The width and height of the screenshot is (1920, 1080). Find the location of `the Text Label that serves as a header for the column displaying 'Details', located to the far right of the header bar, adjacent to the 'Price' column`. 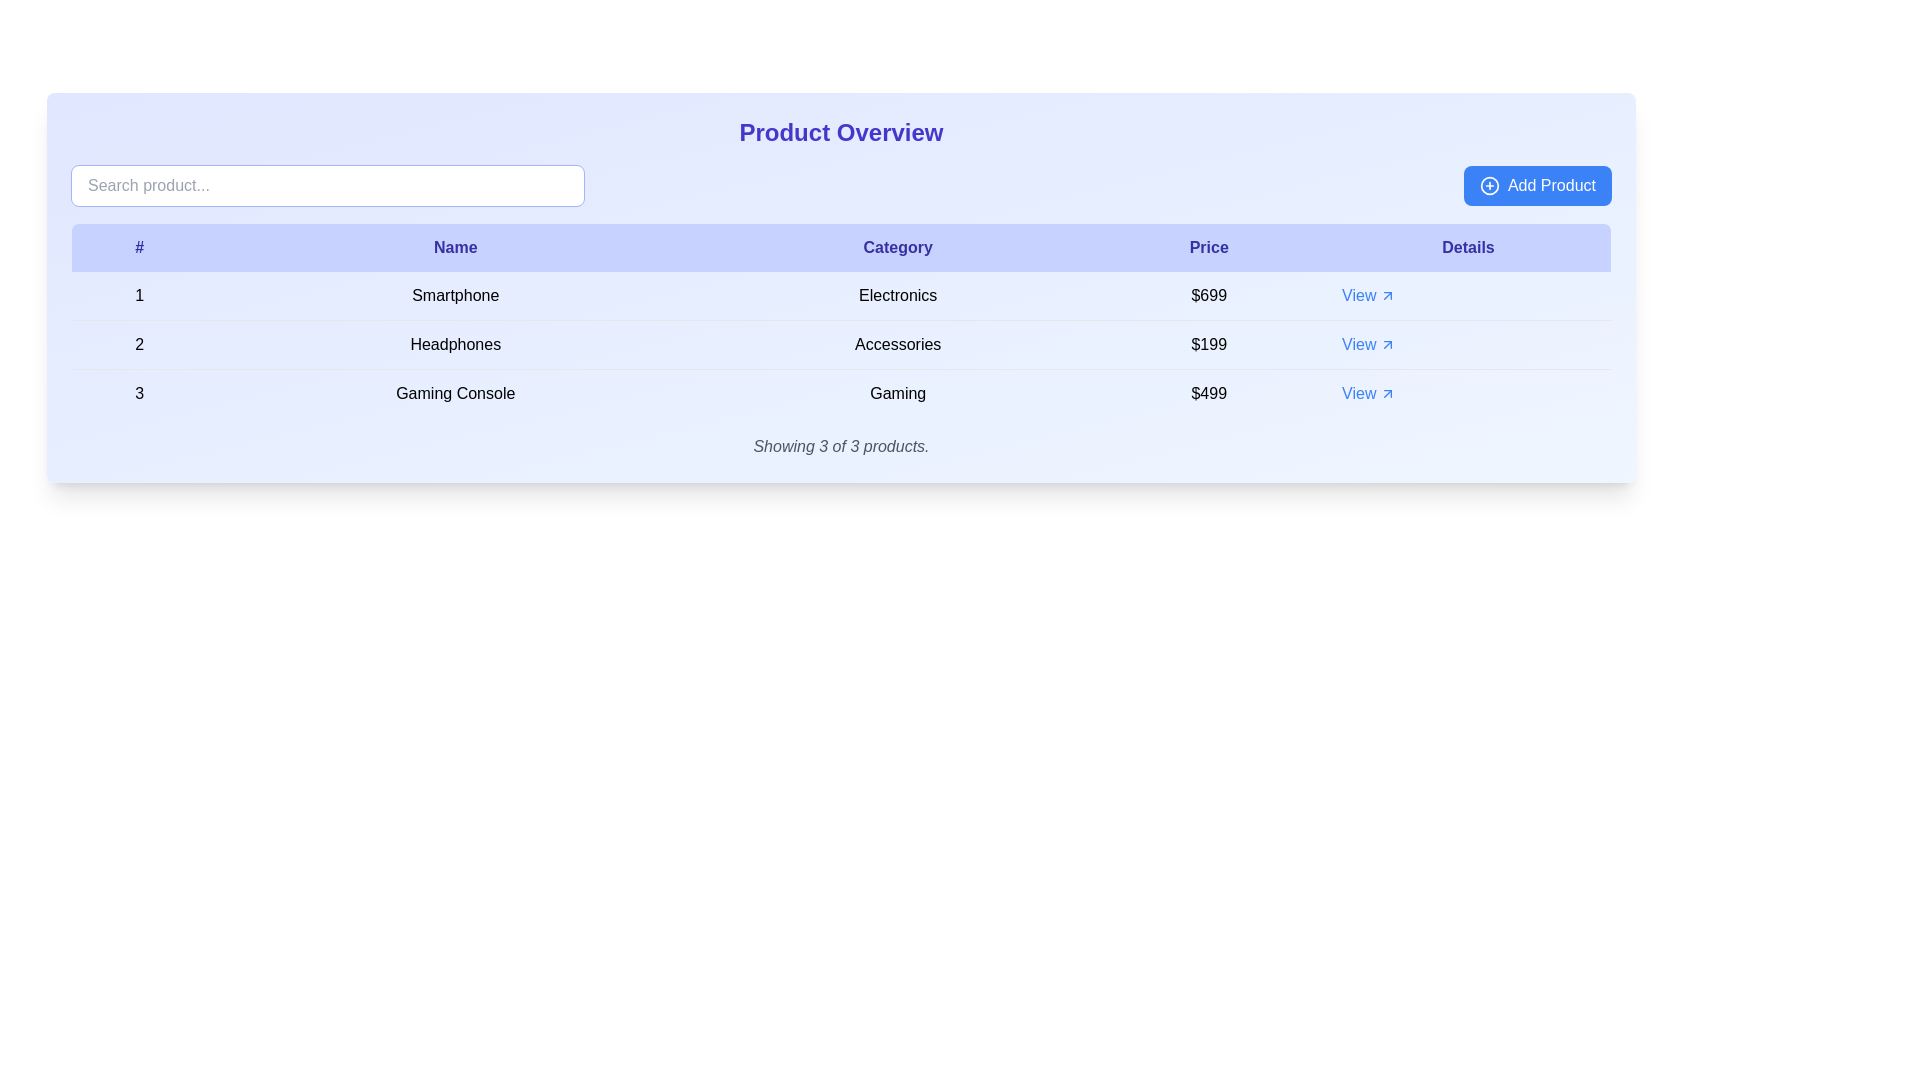

the Text Label that serves as a header for the column displaying 'Details', located to the far right of the header bar, adjacent to the 'Price' column is located at coordinates (1468, 246).